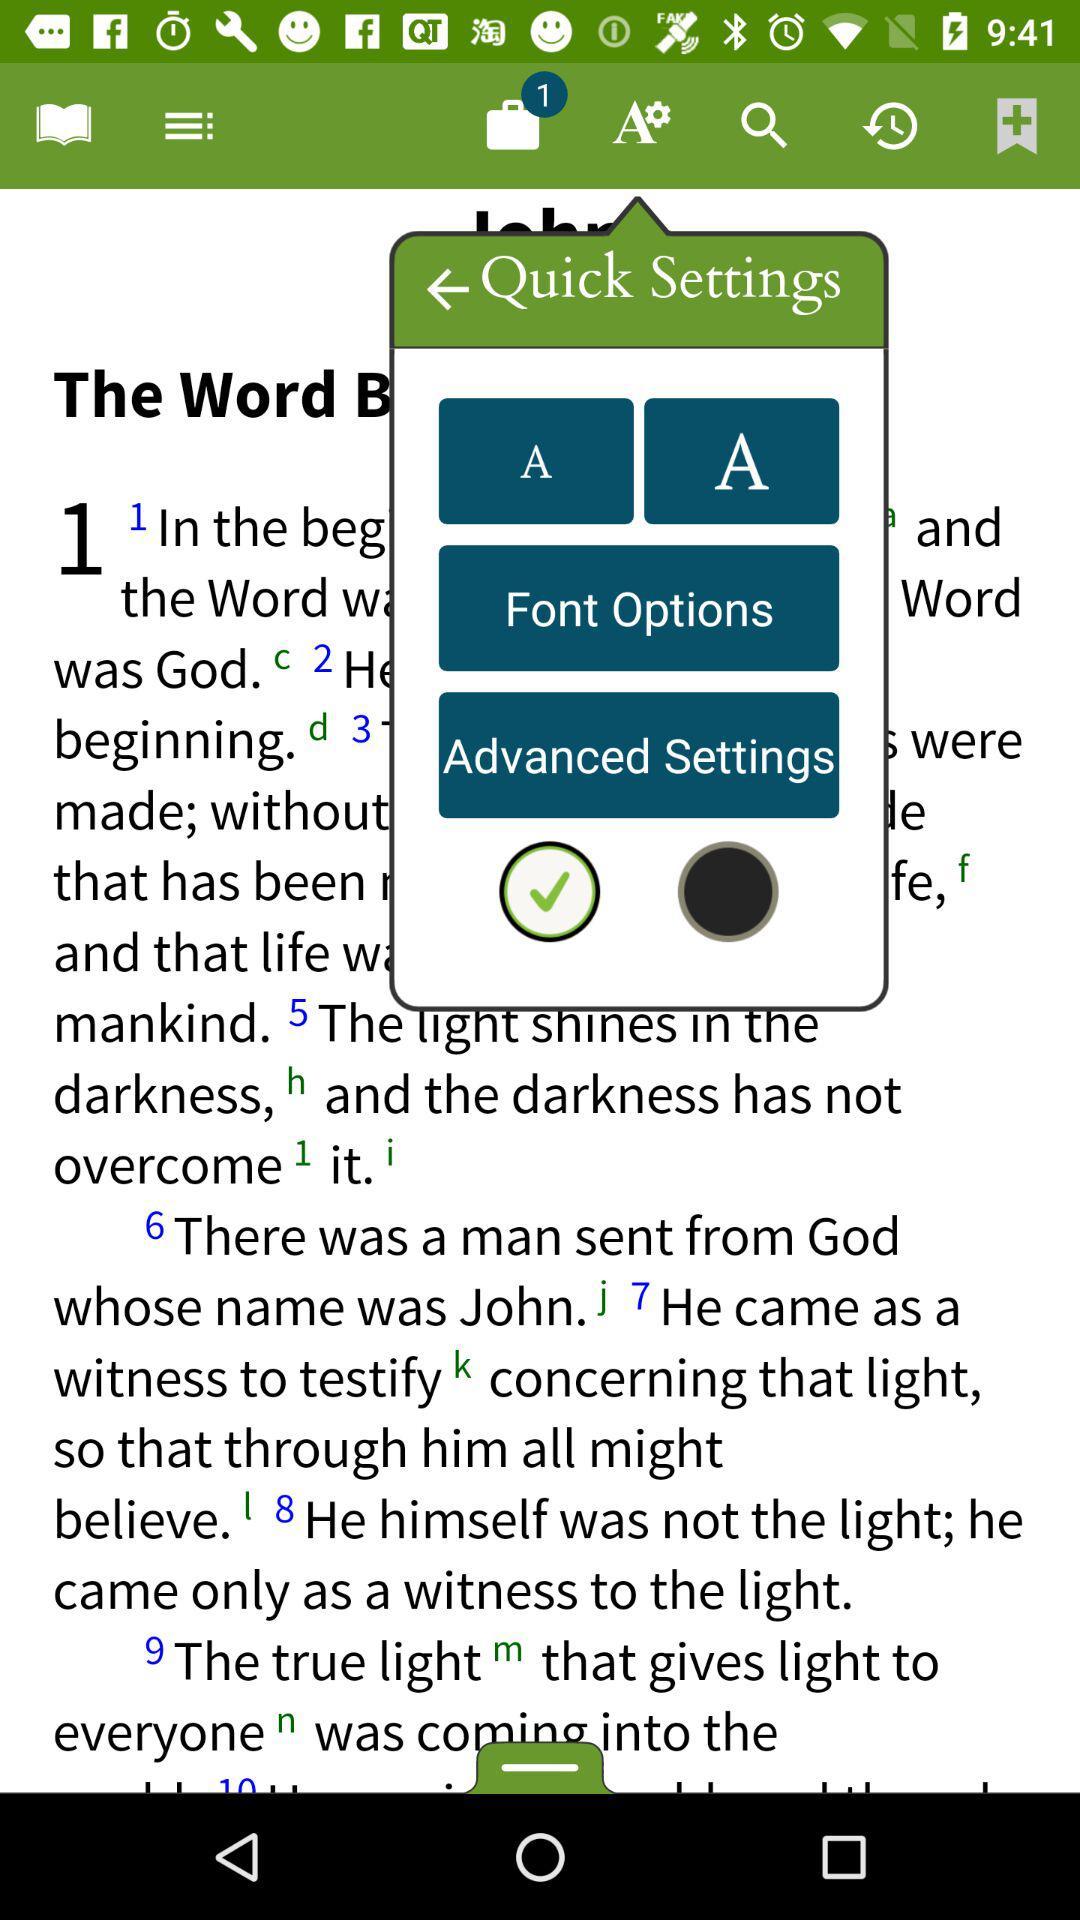 This screenshot has width=1080, height=1920. Describe the element at coordinates (764, 124) in the screenshot. I see `search bar` at that location.